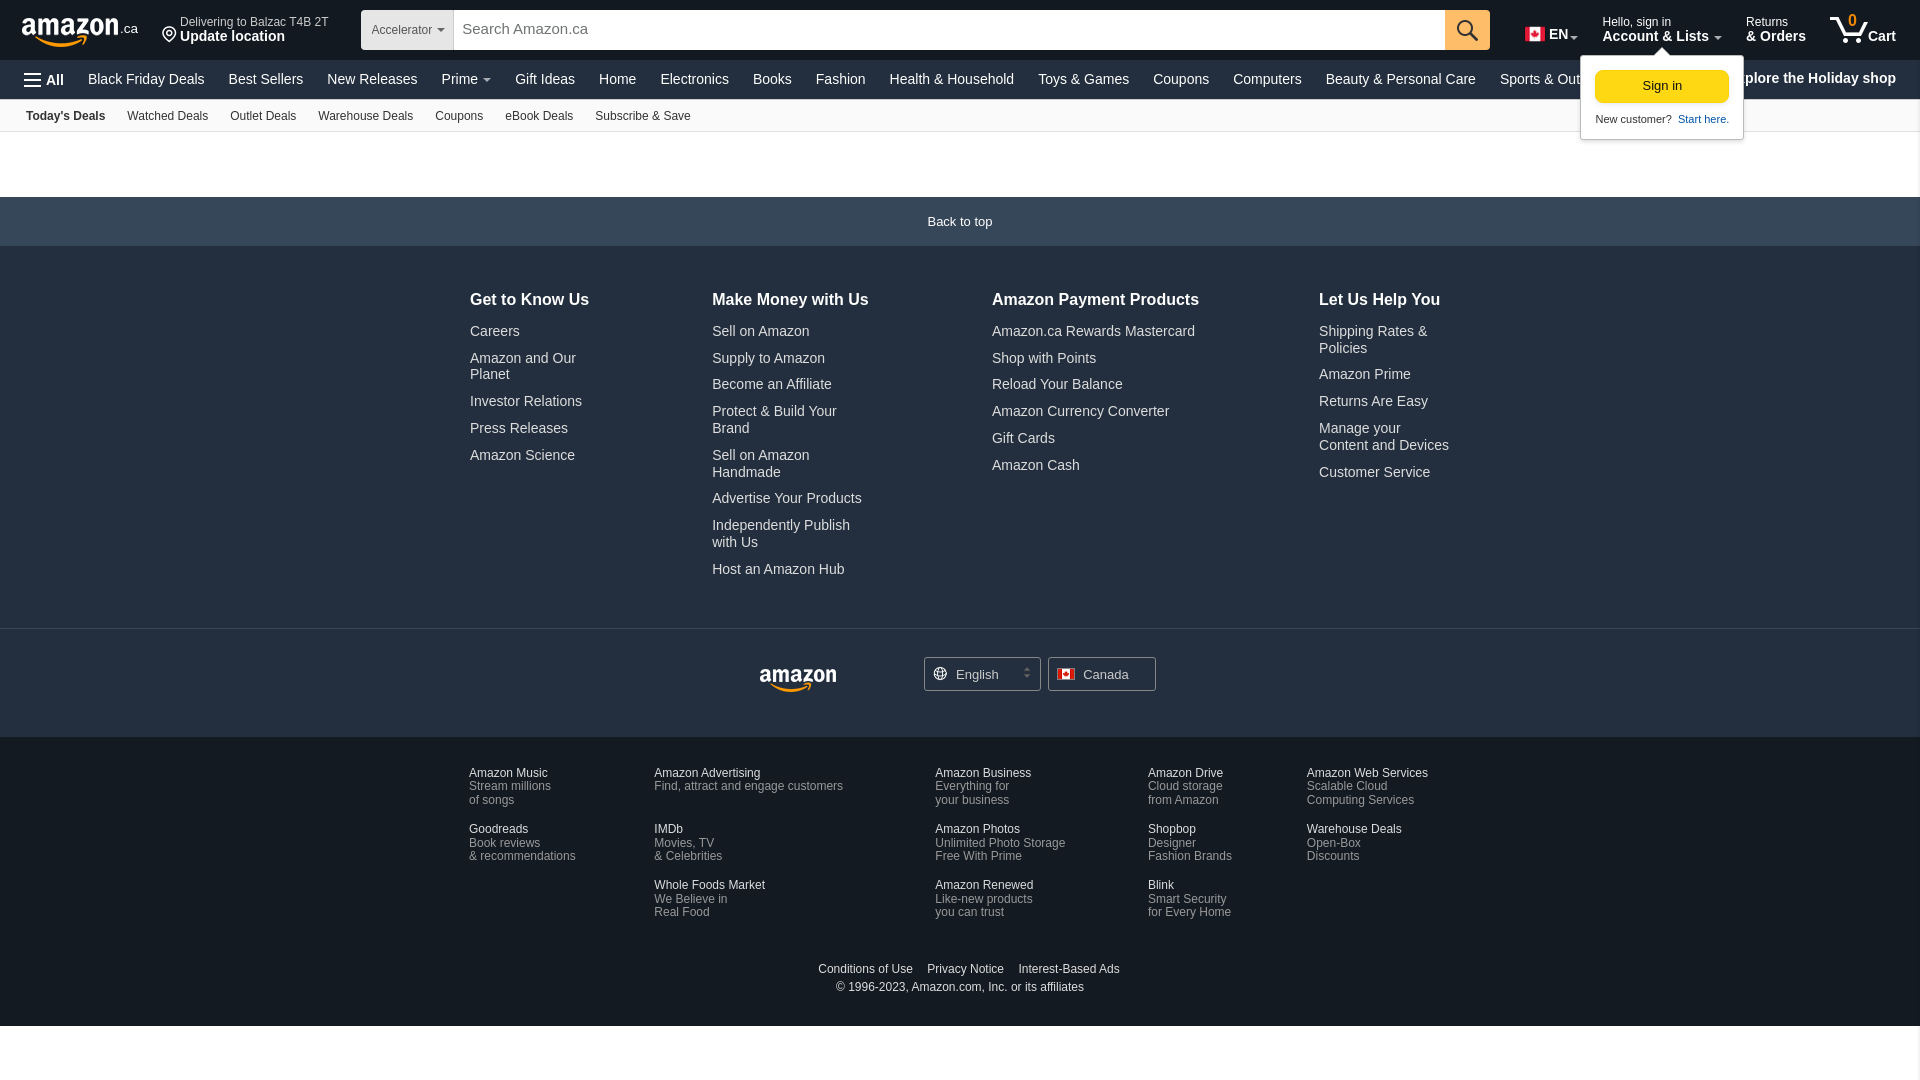 The height and width of the screenshot is (1080, 1920). I want to click on 'Investor Relations', so click(526, 401).